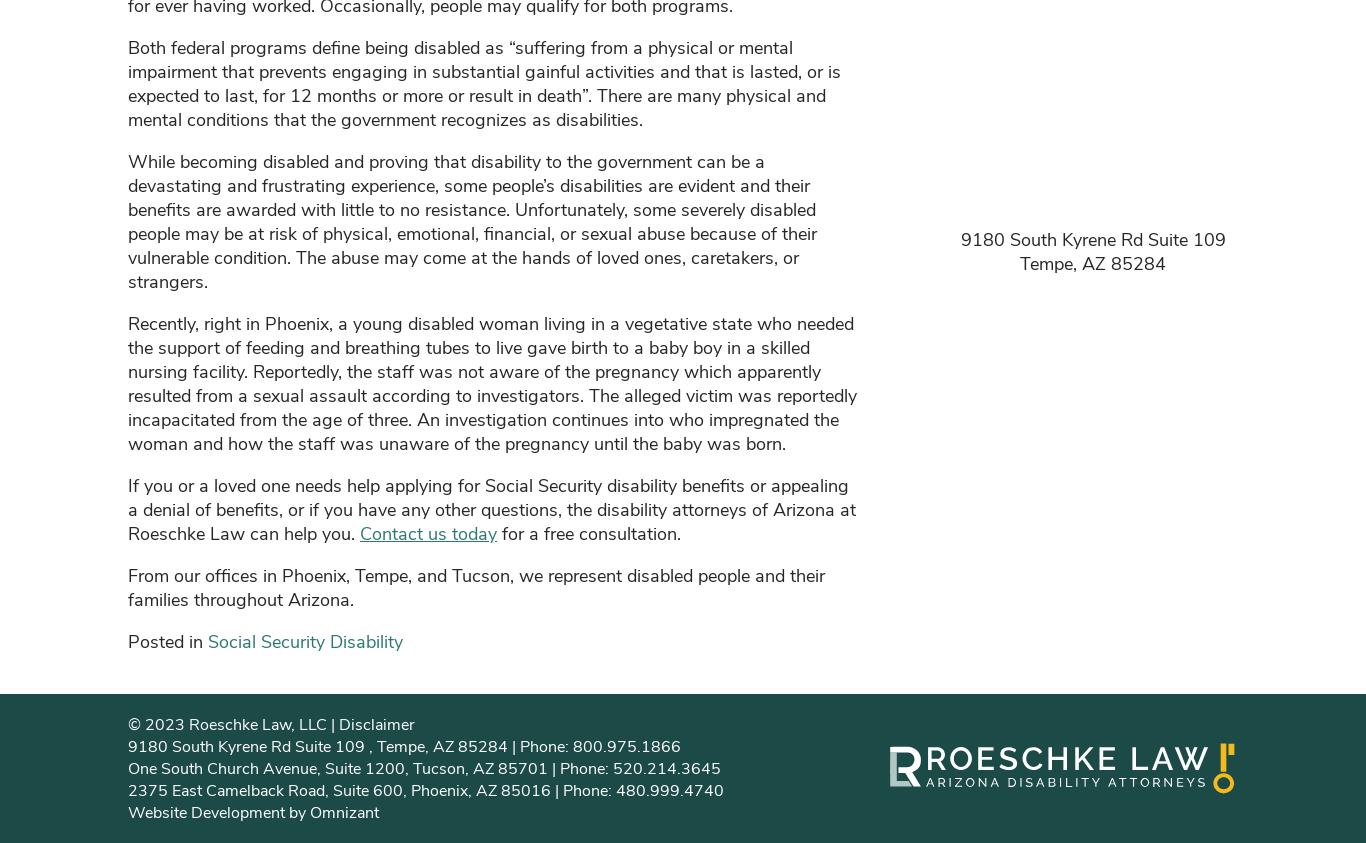  What do you see at coordinates (476, 585) in the screenshot?
I see `'From our offices in Phoenix, Tempe, and Tucson, we represent disabled people and their families throughout Arizona.'` at bounding box center [476, 585].